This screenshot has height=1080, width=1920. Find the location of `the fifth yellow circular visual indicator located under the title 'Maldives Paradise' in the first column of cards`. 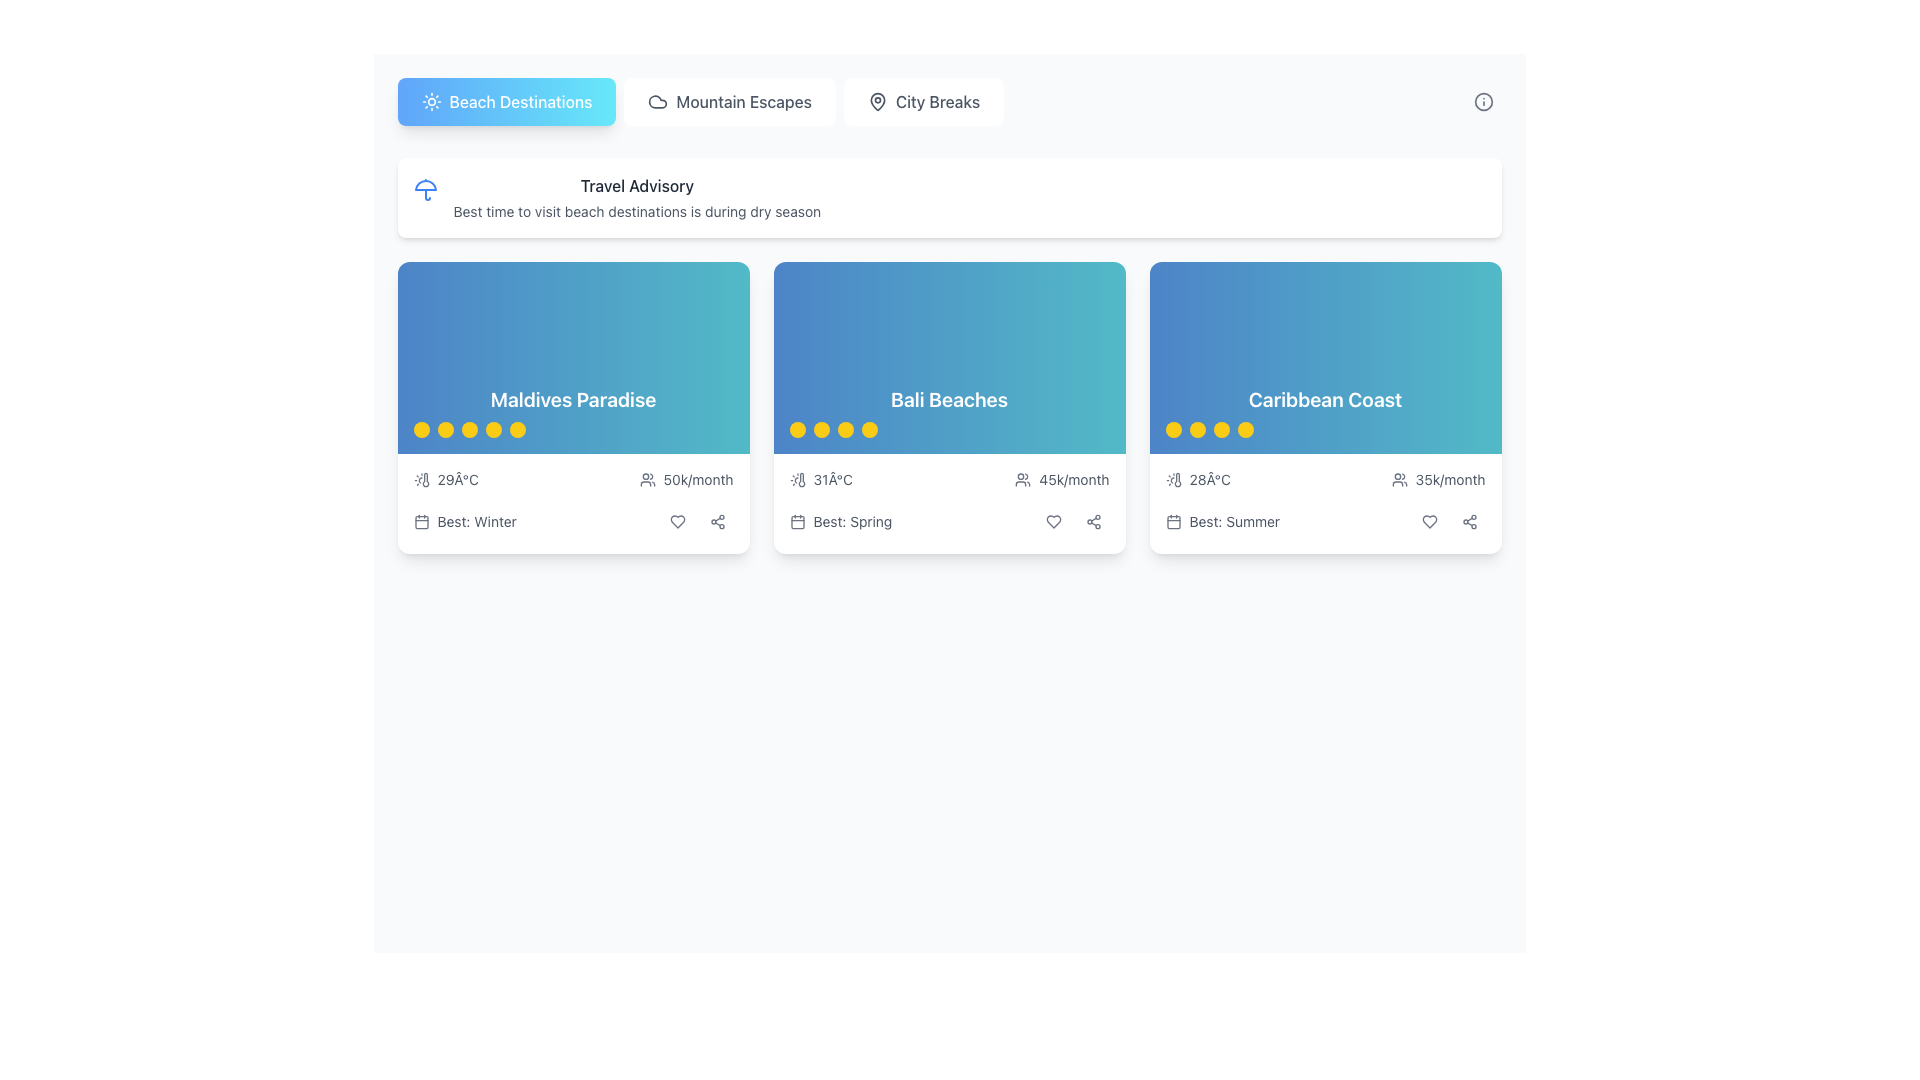

the fifth yellow circular visual indicator located under the title 'Maldives Paradise' in the first column of cards is located at coordinates (517, 428).